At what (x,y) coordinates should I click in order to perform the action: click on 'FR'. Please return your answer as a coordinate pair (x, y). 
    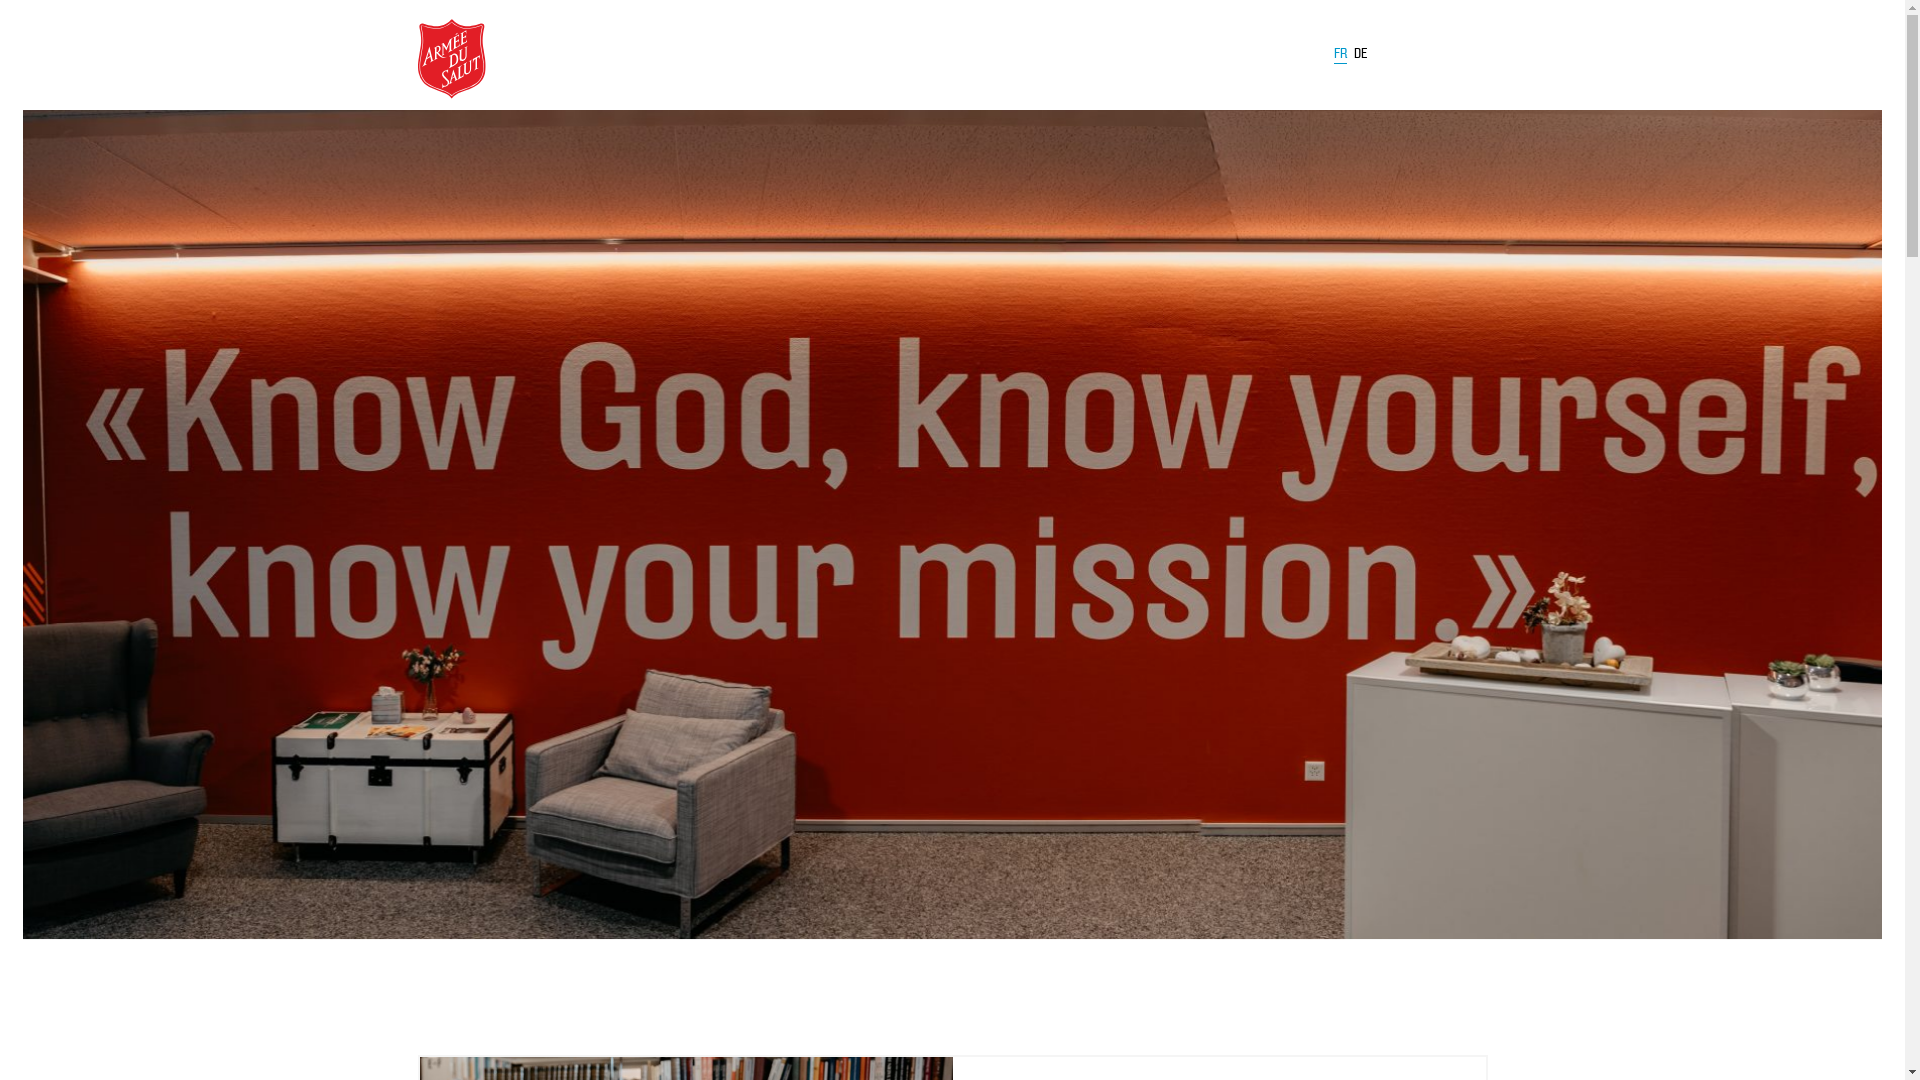
    Looking at the image, I should click on (1340, 56).